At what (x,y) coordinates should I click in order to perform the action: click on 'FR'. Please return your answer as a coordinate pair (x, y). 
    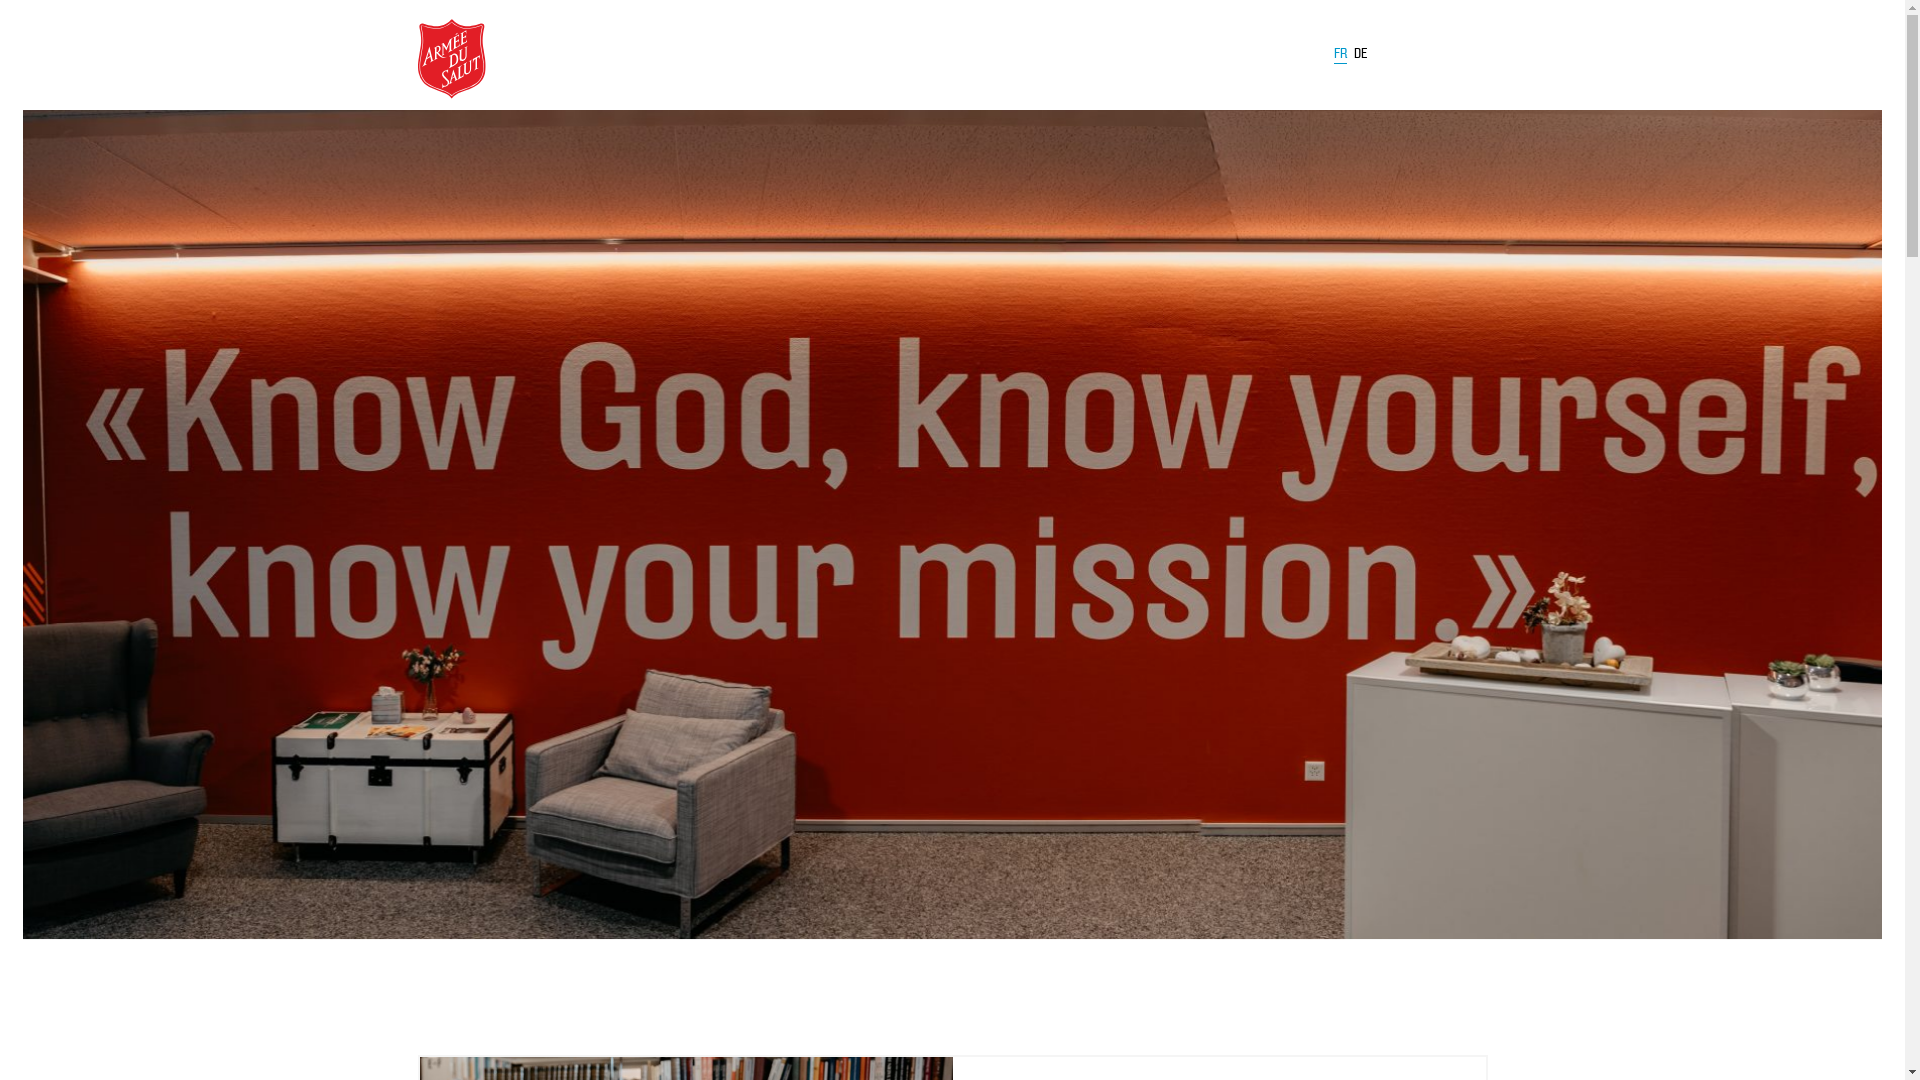
    Looking at the image, I should click on (1340, 56).